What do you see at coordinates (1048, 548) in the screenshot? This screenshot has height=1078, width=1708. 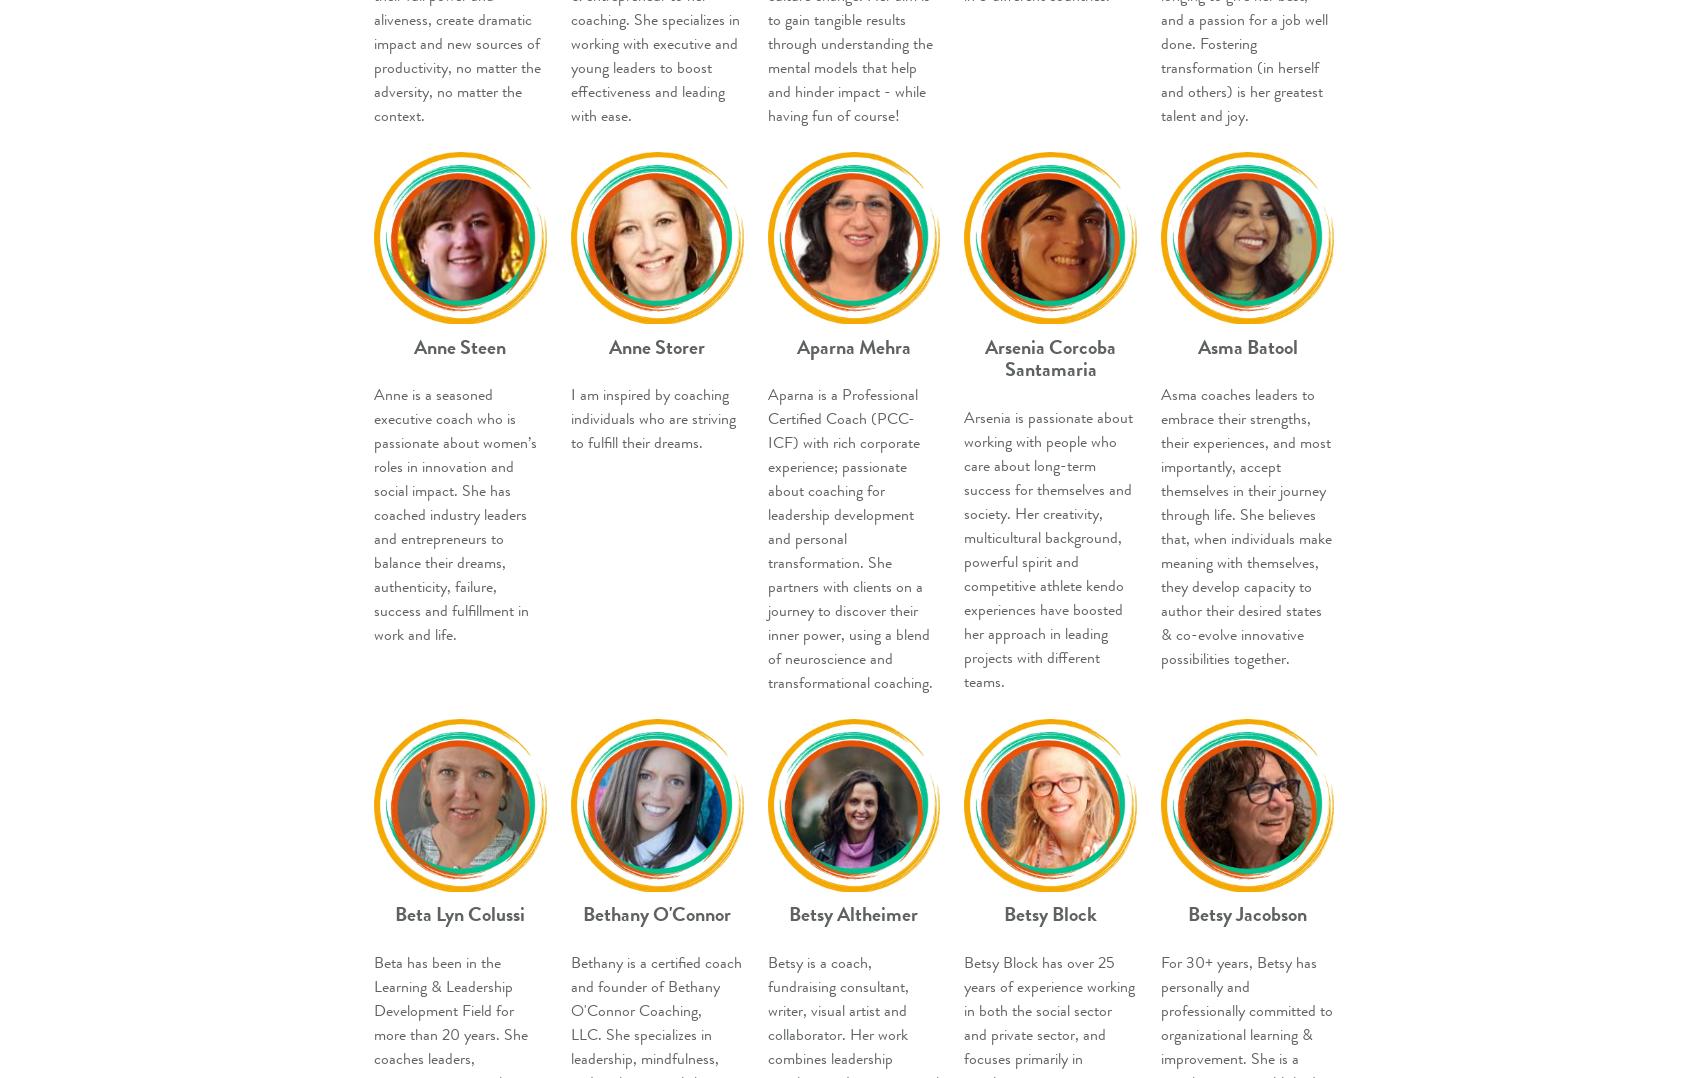 I see `'Arsenia is passionate about working with people who care about long-term success for themselves and society. Her creativity, multicultural background, powerful spirit and competitive athlete kendo experiences have boosted her approach in leading projects with different teams.'` at bounding box center [1048, 548].